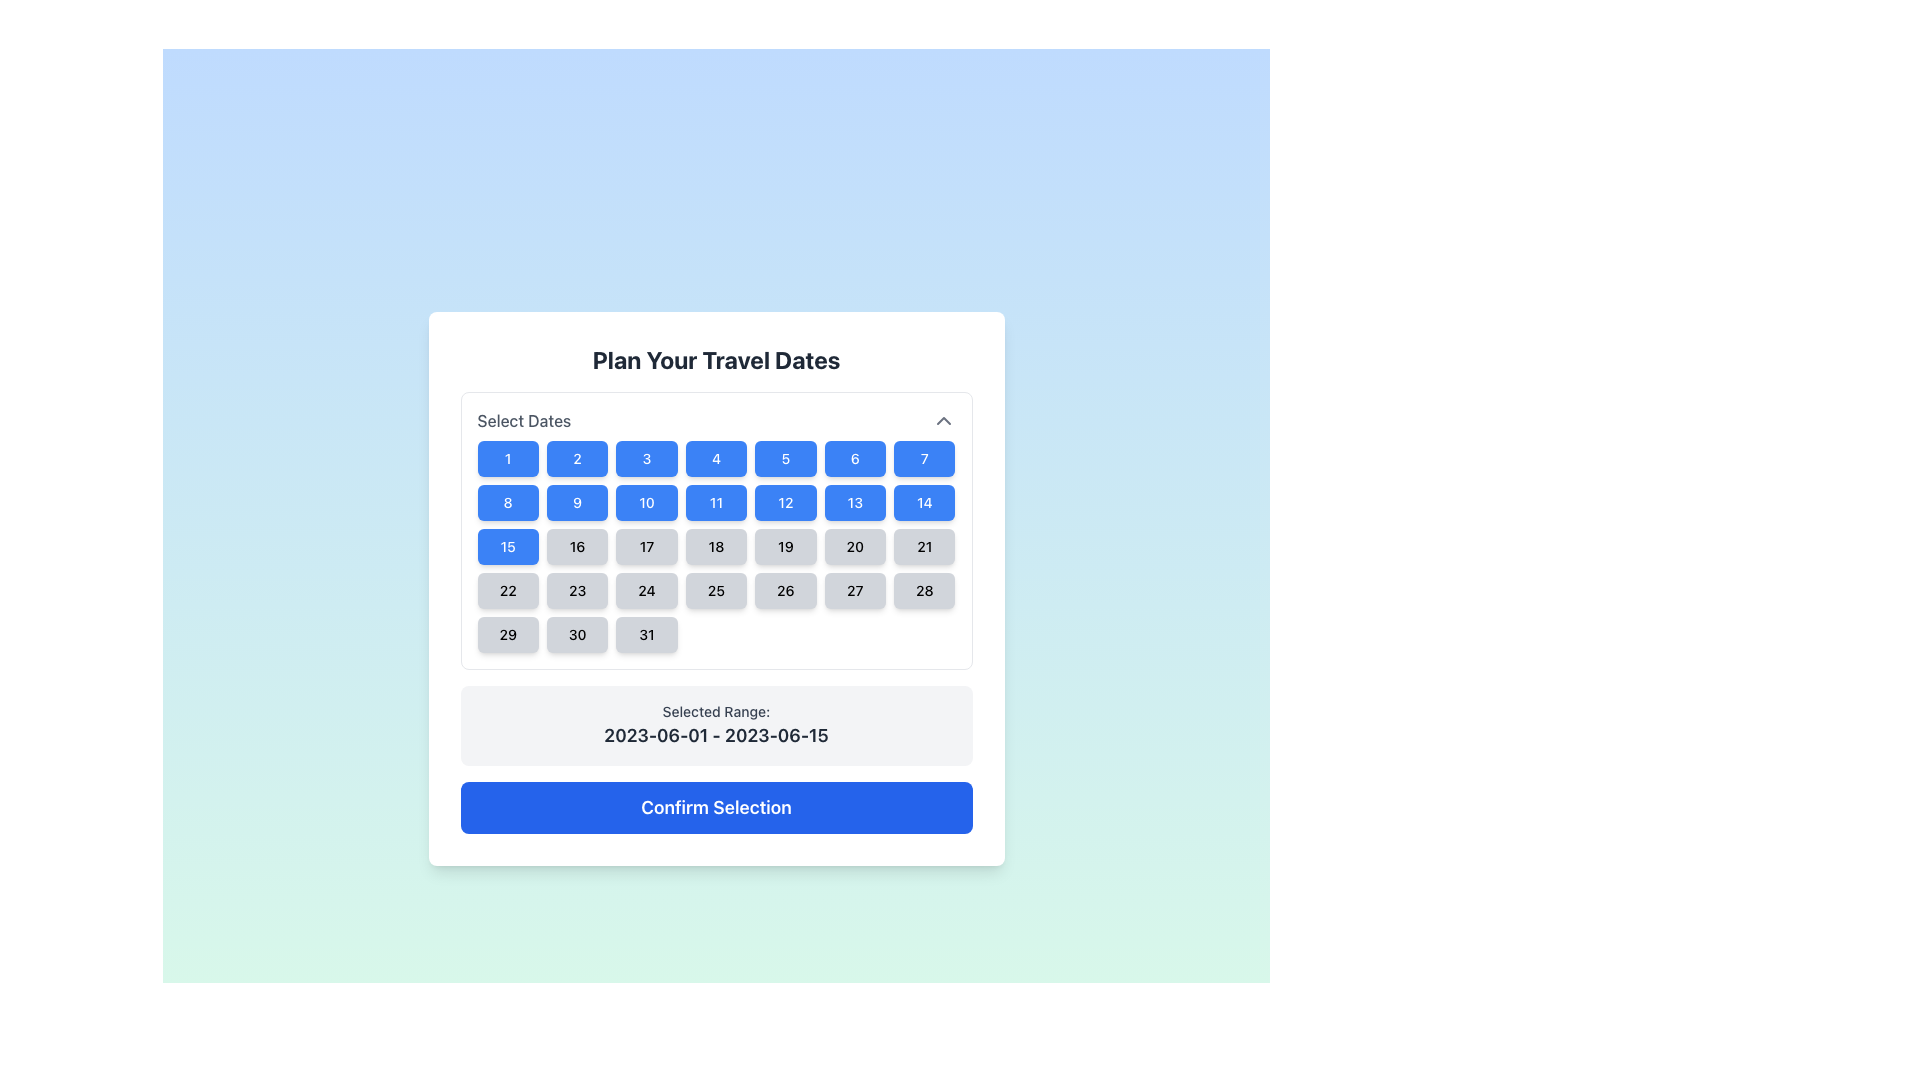  I want to click on the Text Display element that shows the date range '2023-06-01 - 2023-06-15', styled in large bold font with dark gray color against a light gray background, located below the grid of blue date selection buttons, so click(716, 736).